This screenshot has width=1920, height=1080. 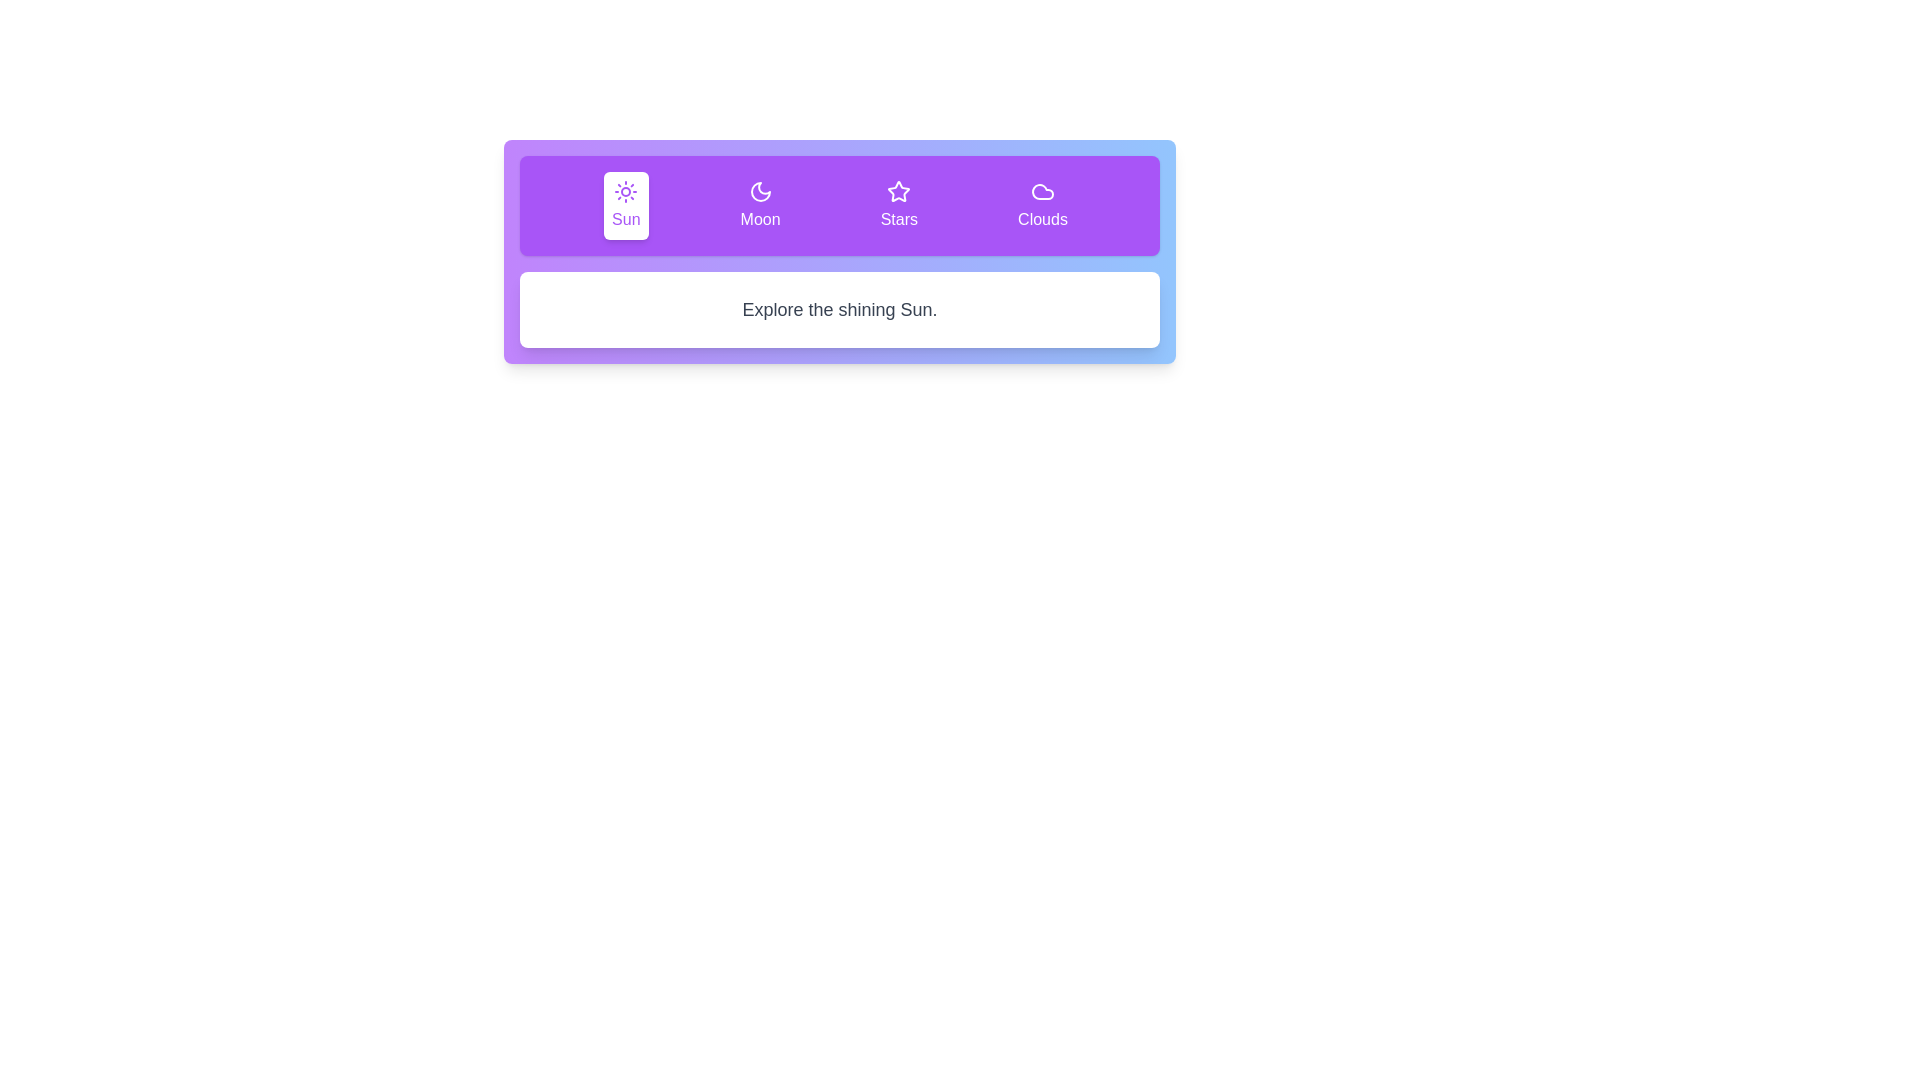 I want to click on the 'Stars' icon located in the third segment of the horizontal navigation bar, so click(x=898, y=191).